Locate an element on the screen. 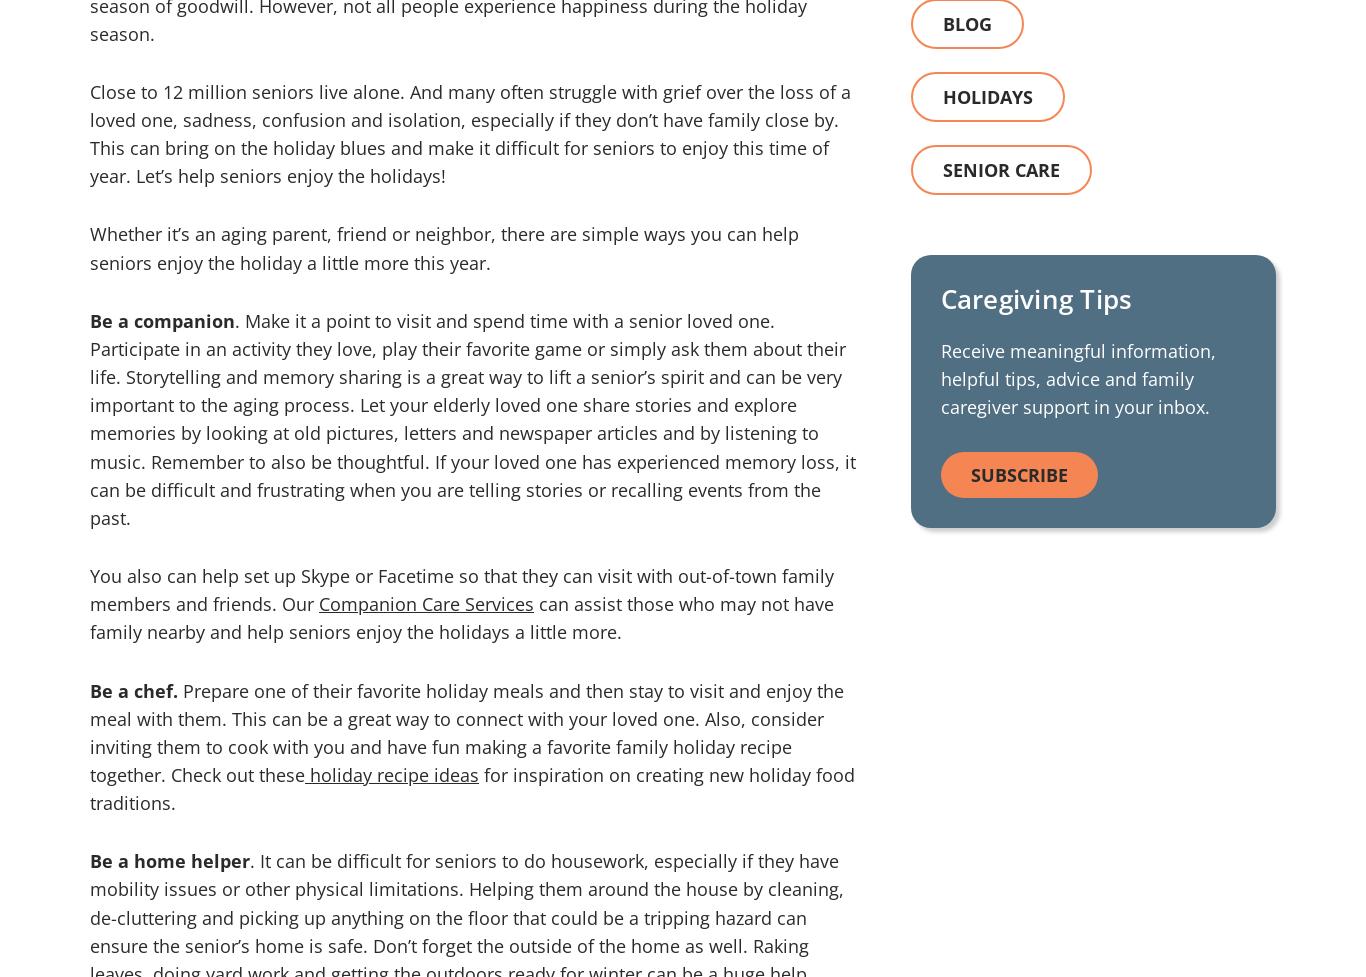 The image size is (1366, 977). 'Terms of Service' is located at coordinates (860, 606).